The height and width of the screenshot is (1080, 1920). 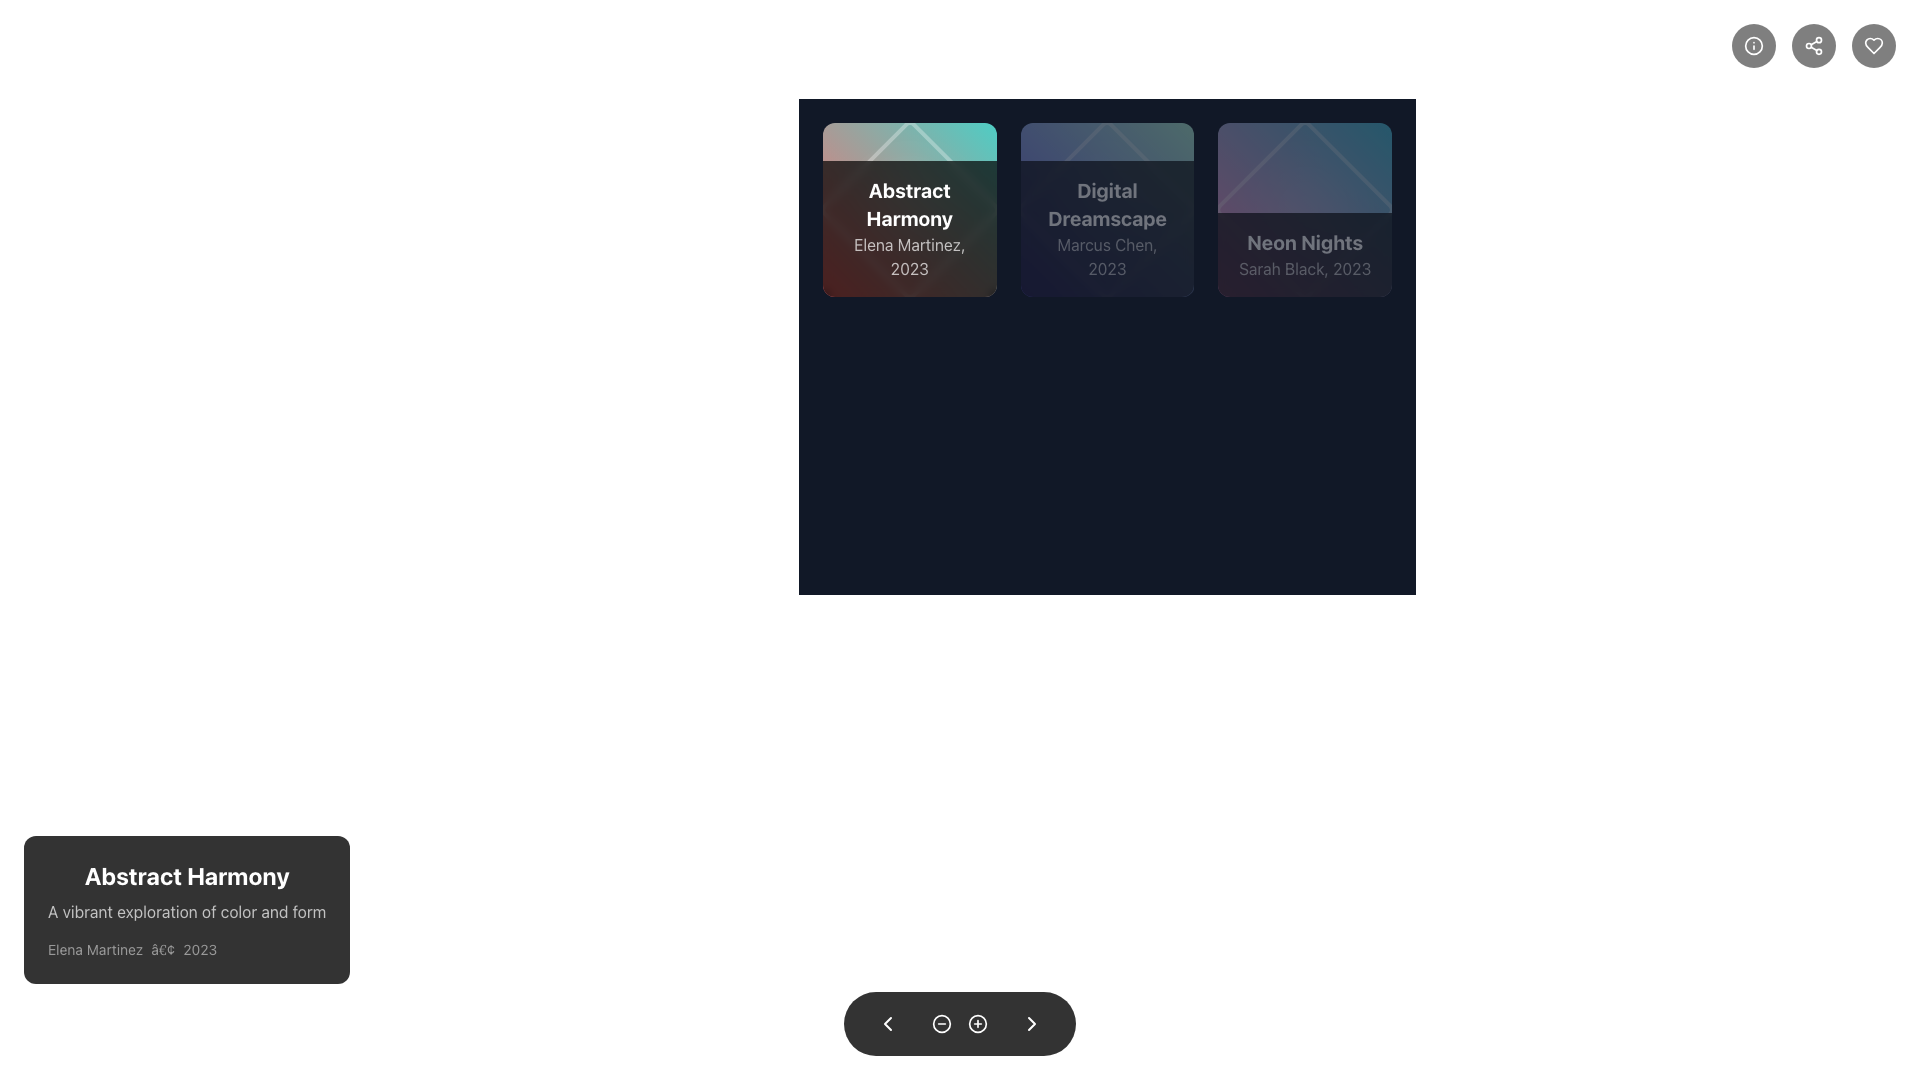 What do you see at coordinates (1305, 241) in the screenshot?
I see `the static text element displaying 'Neon Nights' in bold, white font, located in the bottom-right corner of the grid layout` at bounding box center [1305, 241].